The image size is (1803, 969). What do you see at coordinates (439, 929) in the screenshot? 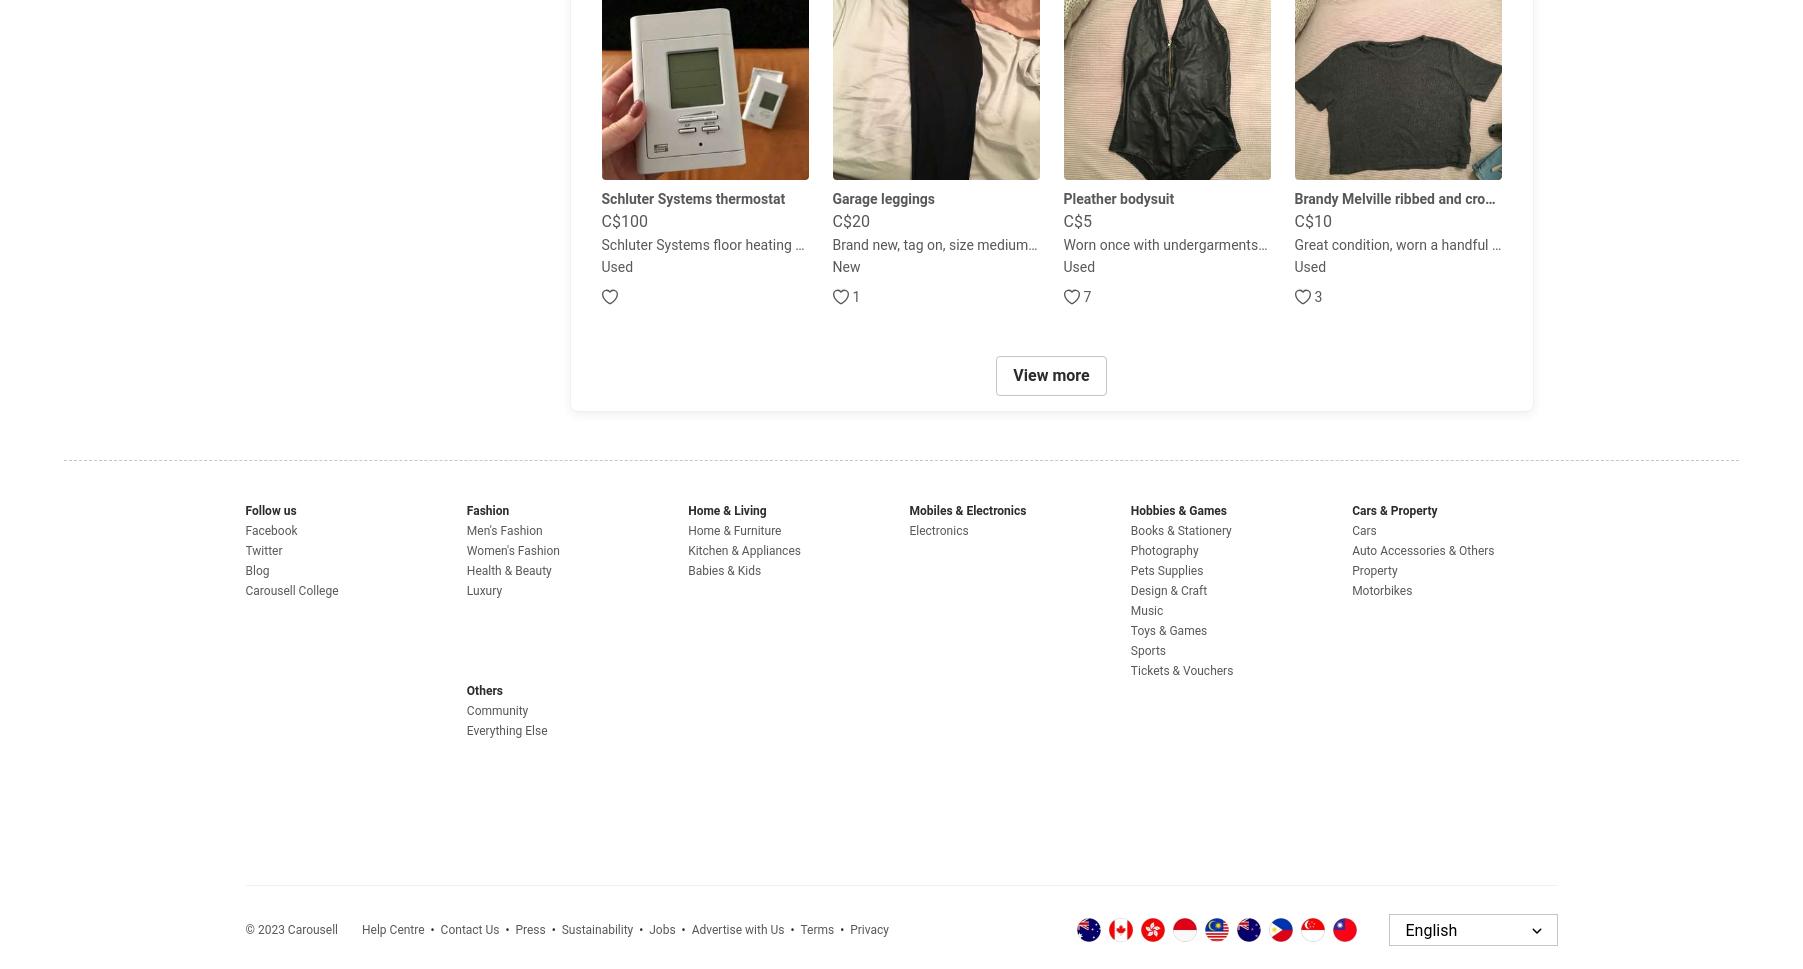
I see `'Contact Us'` at bounding box center [439, 929].